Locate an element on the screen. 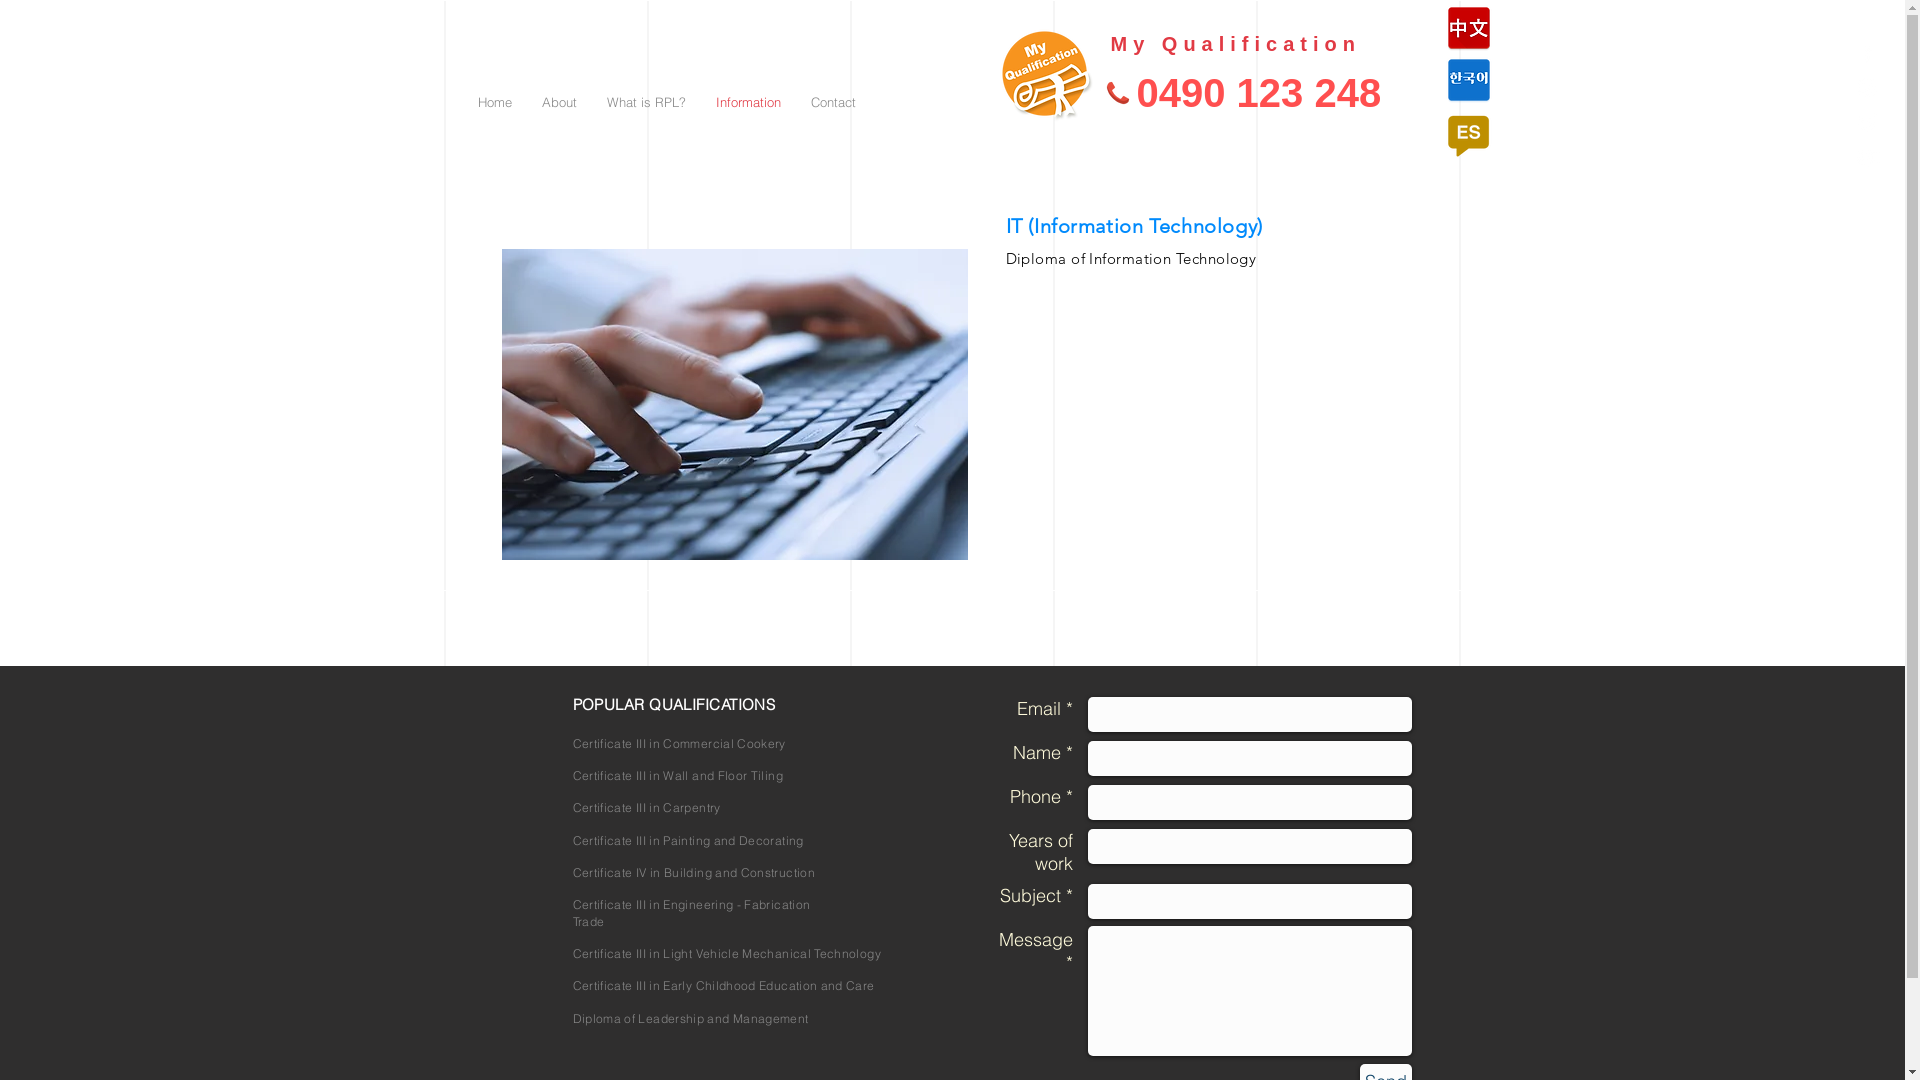  'Trade' is located at coordinates (587, 921).